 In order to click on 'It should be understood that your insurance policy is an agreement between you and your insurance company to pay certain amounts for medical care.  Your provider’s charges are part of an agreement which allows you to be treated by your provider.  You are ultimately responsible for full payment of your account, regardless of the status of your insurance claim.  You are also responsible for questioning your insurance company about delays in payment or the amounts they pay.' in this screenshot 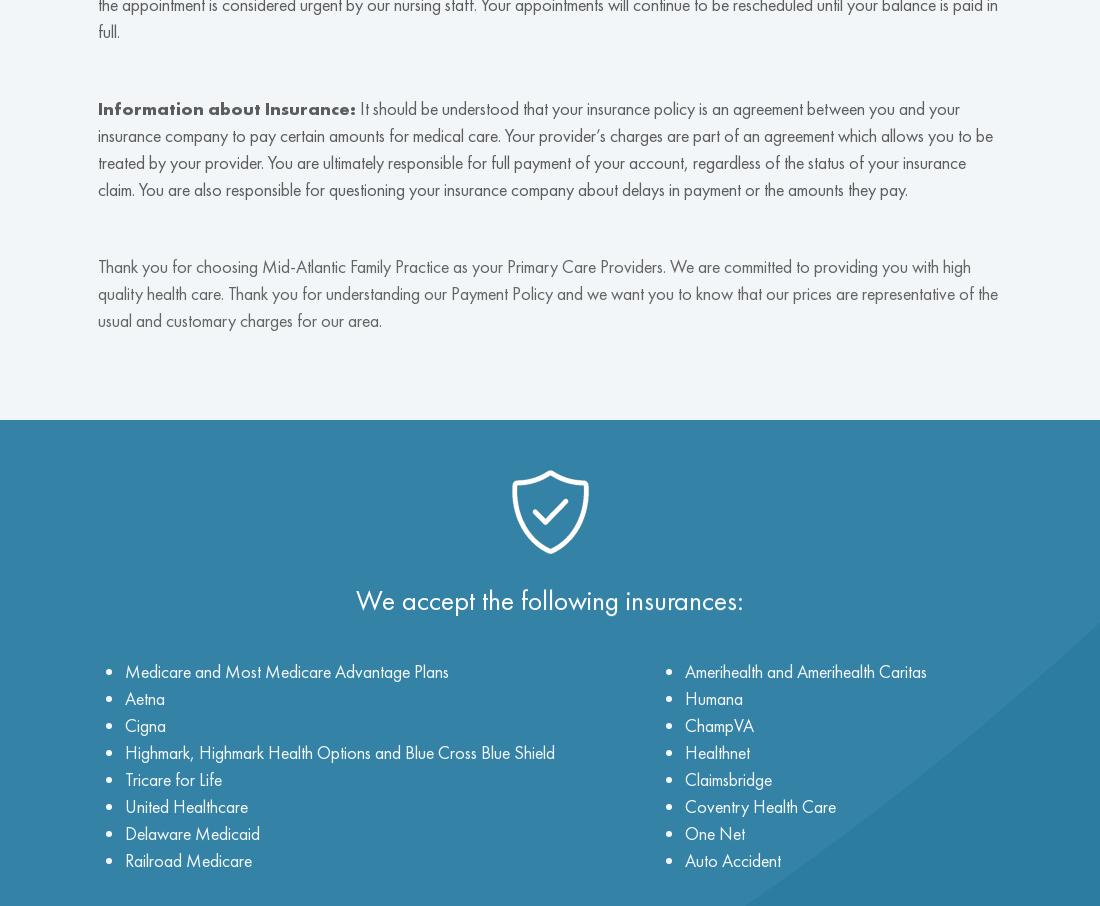, I will do `click(544, 149)`.